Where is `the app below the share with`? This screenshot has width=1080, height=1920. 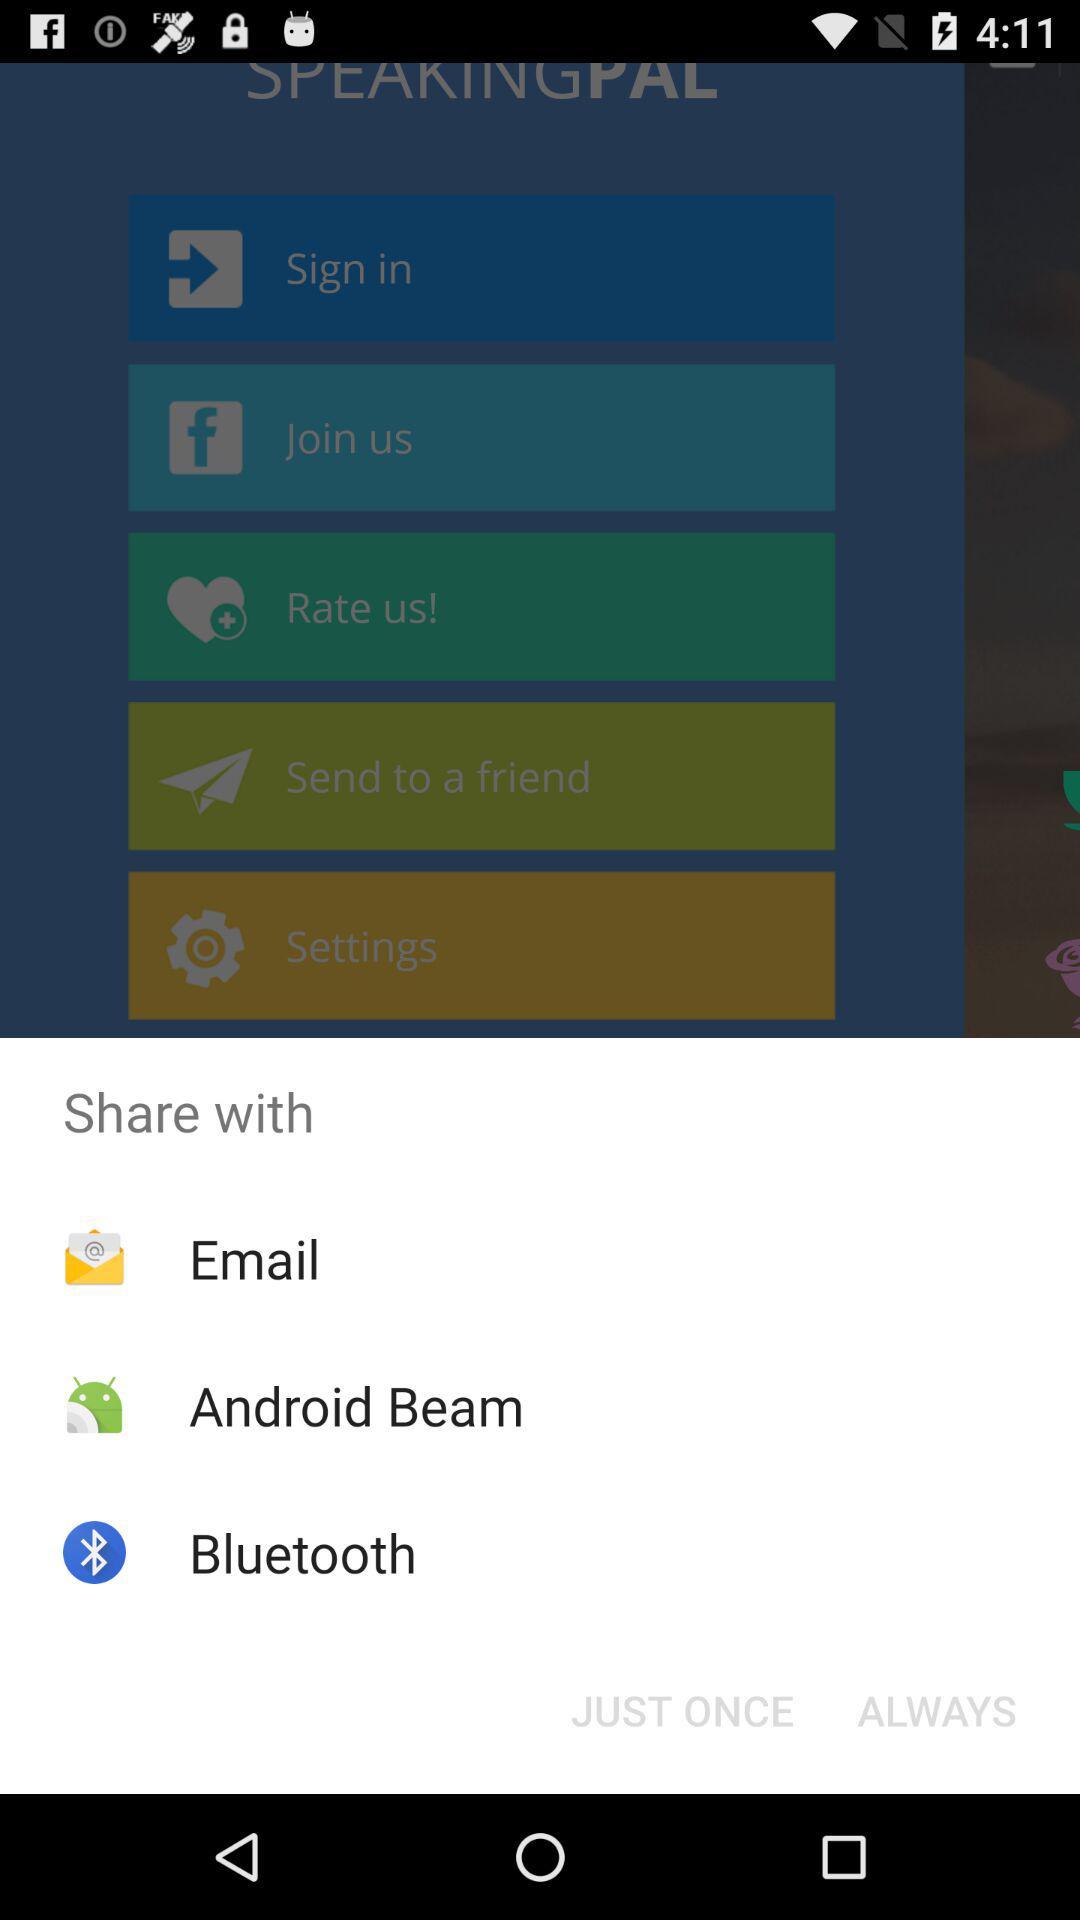
the app below the share with is located at coordinates (253, 1257).